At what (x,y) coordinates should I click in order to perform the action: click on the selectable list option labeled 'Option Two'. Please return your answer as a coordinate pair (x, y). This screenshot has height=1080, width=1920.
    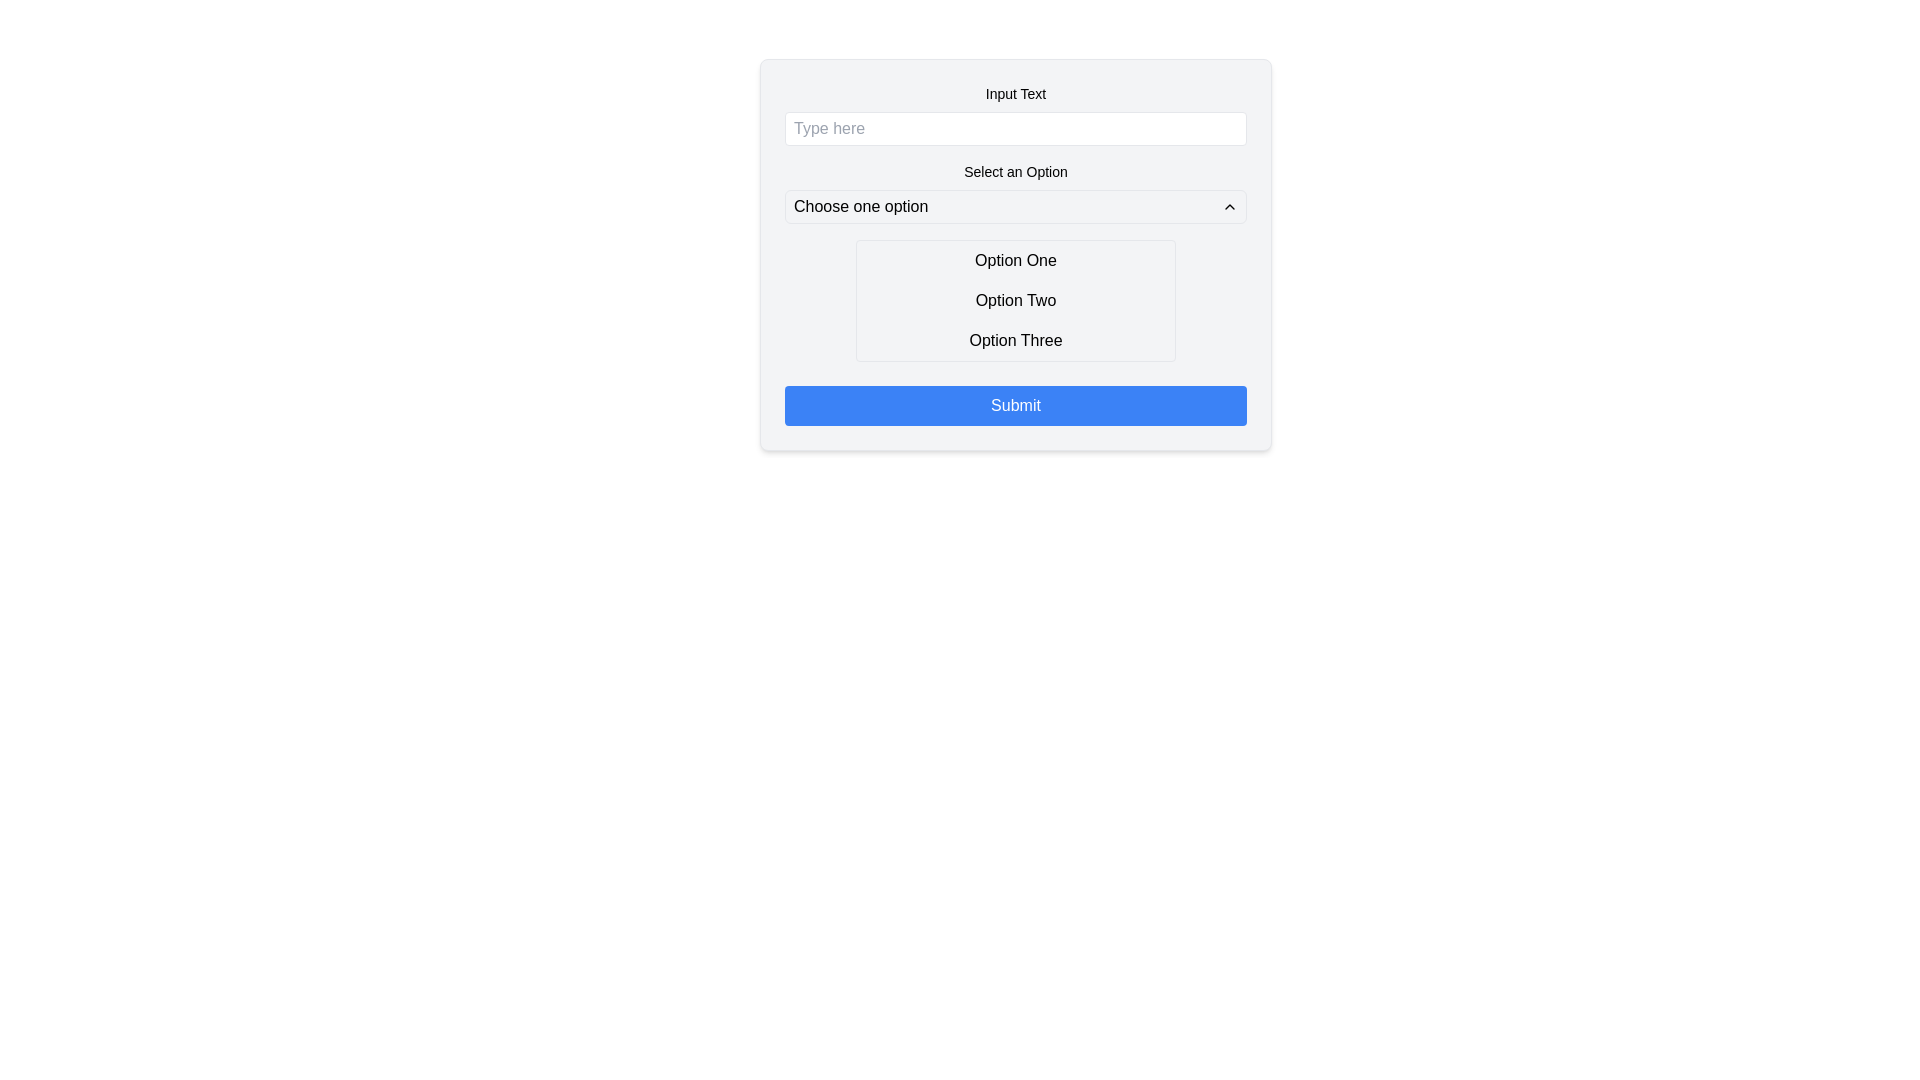
    Looking at the image, I should click on (1016, 300).